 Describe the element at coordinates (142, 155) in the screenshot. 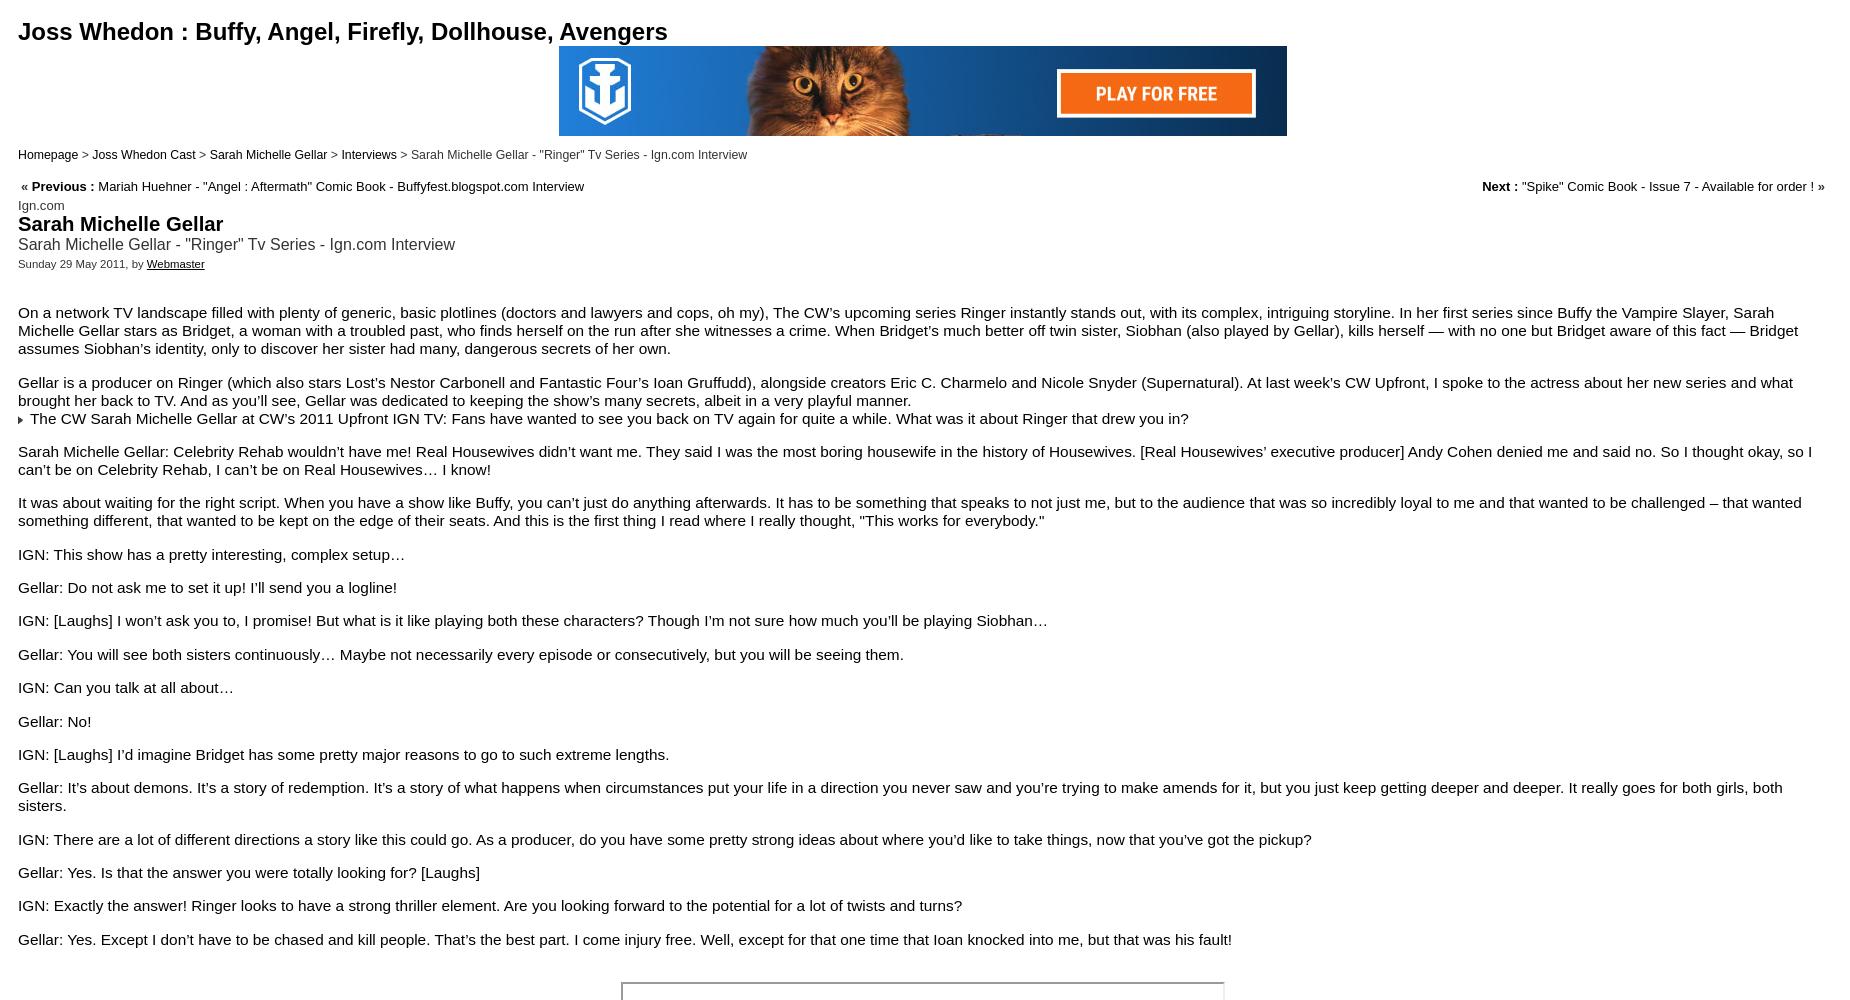

I see `'Joss Whedon Cast'` at that location.